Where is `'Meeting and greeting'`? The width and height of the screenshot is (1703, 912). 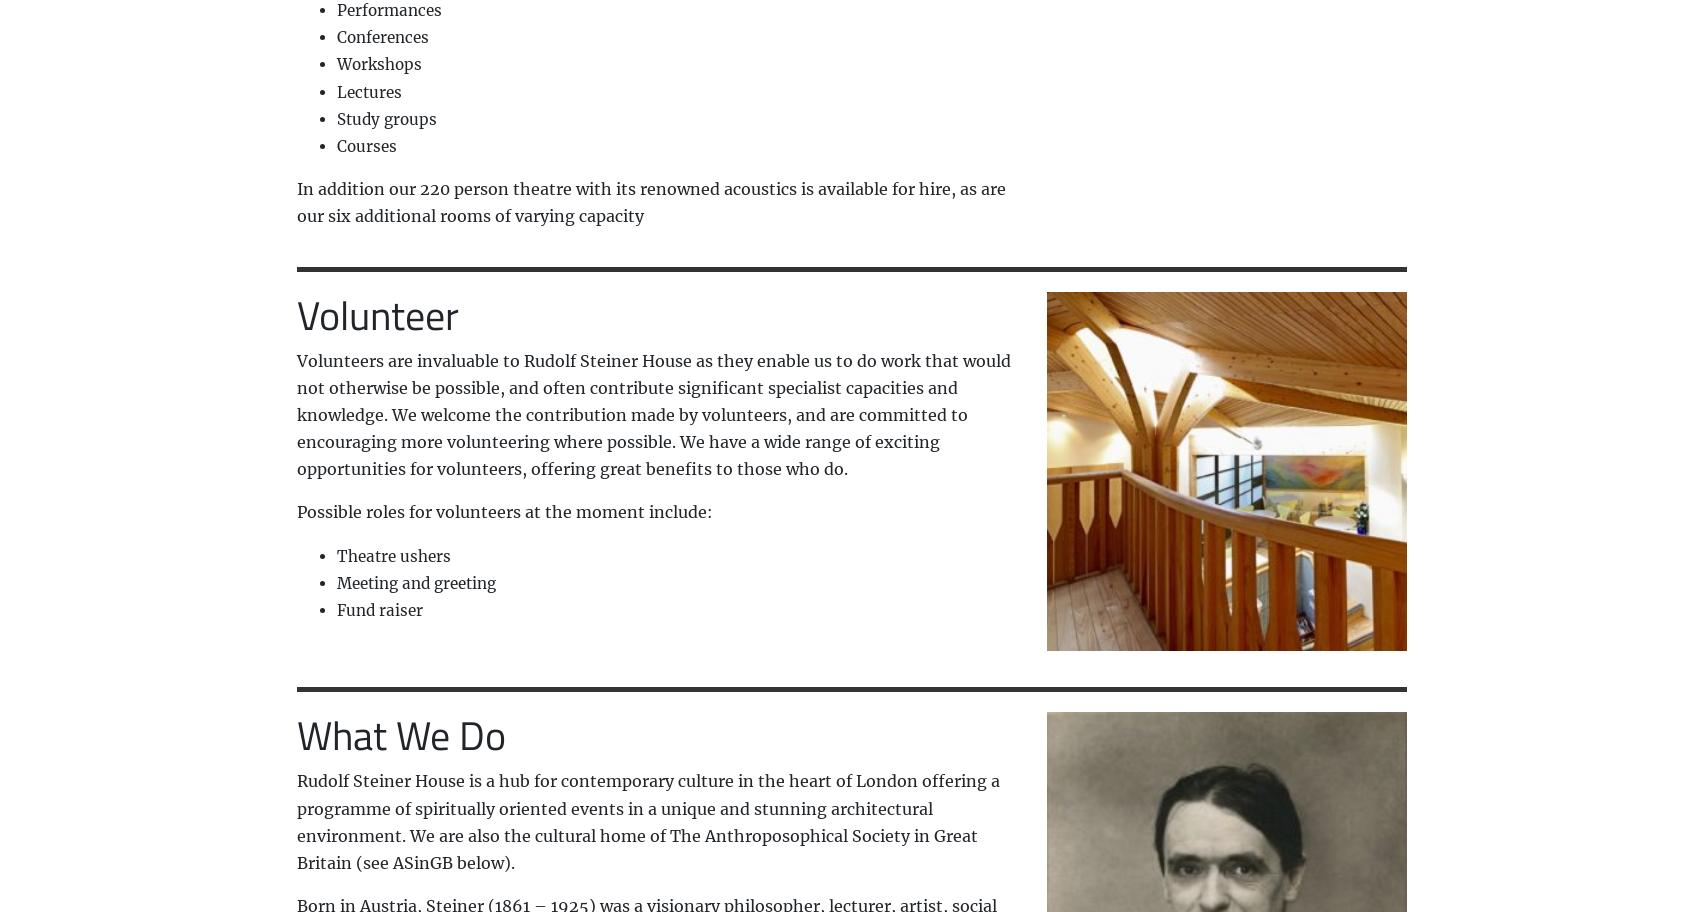 'Meeting and greeting' is located at coordinates (335, 581).